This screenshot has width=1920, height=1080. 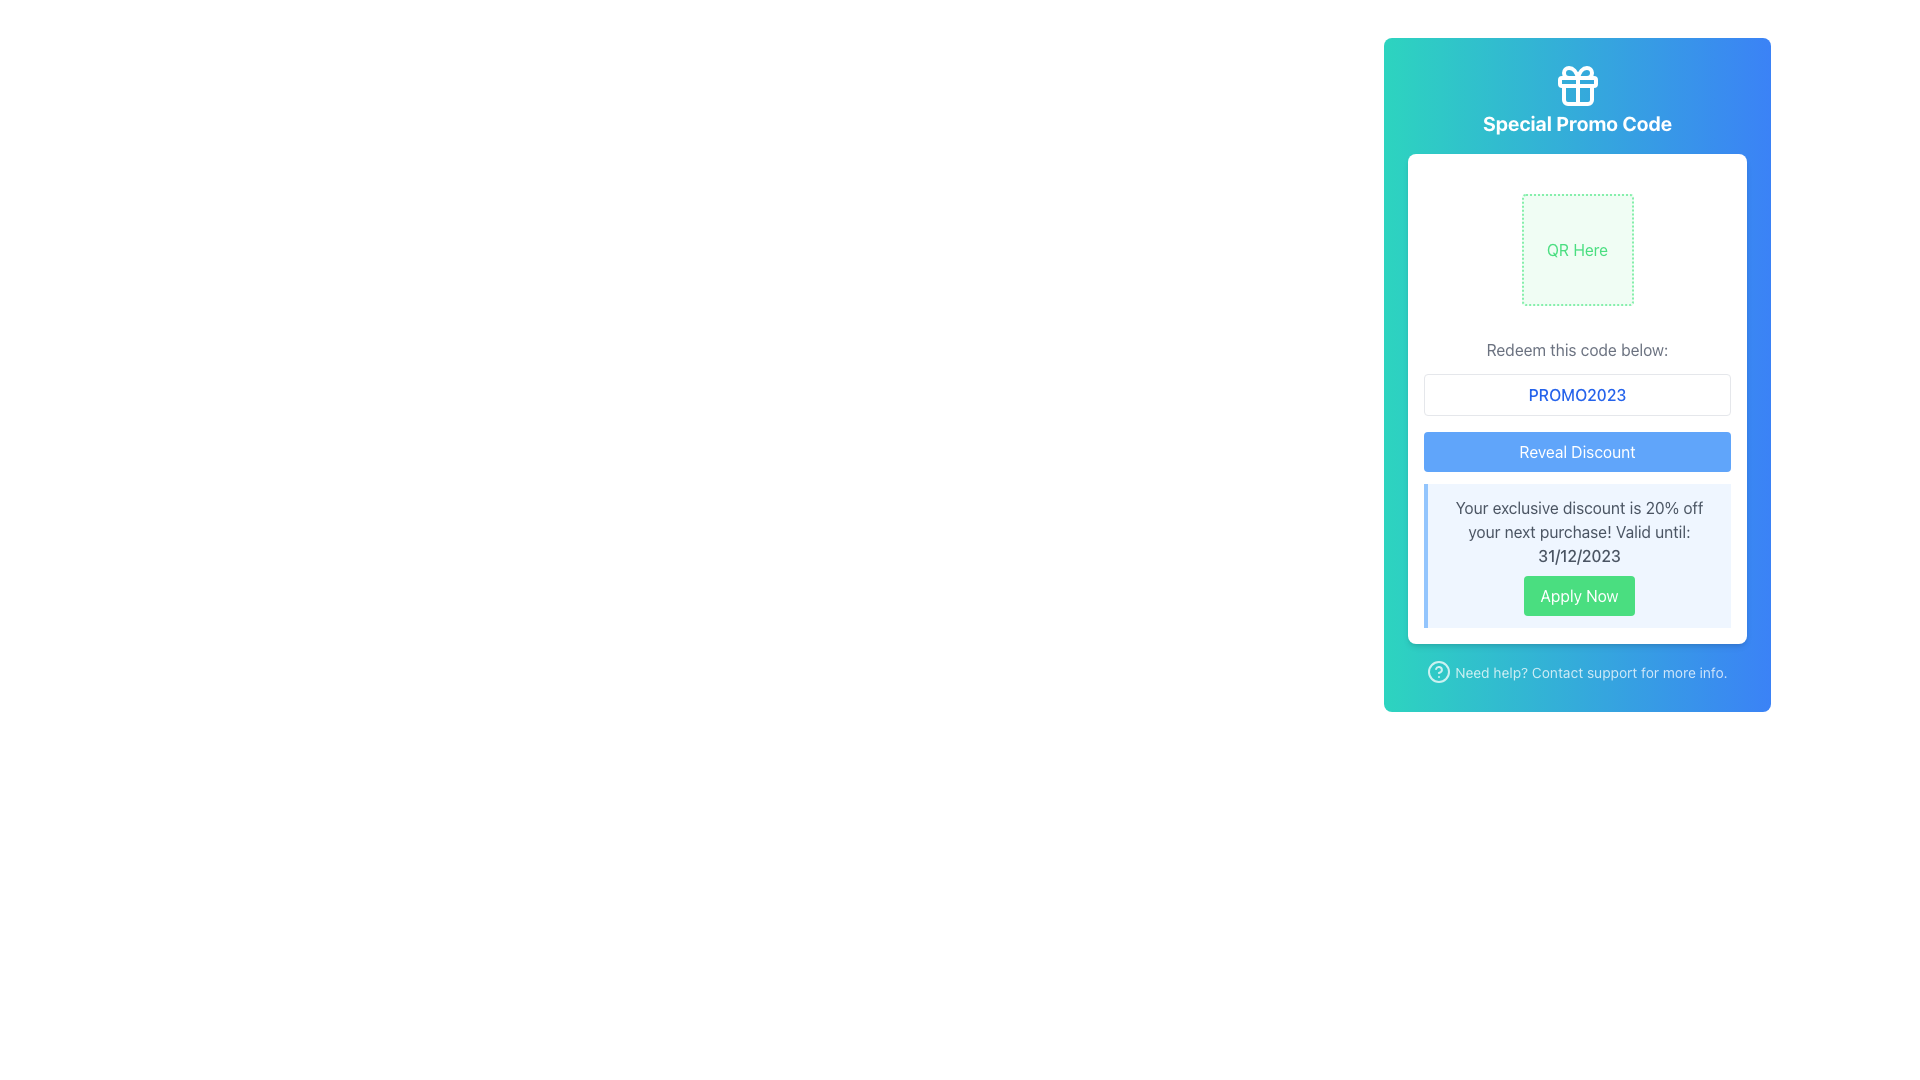 What do you see at coordinates (1576, 249) in the screenshot?
I see `the static placeholder area with a light green background and dotted border that displays the text 'QR Here'` at bounding box center [1576, 249].